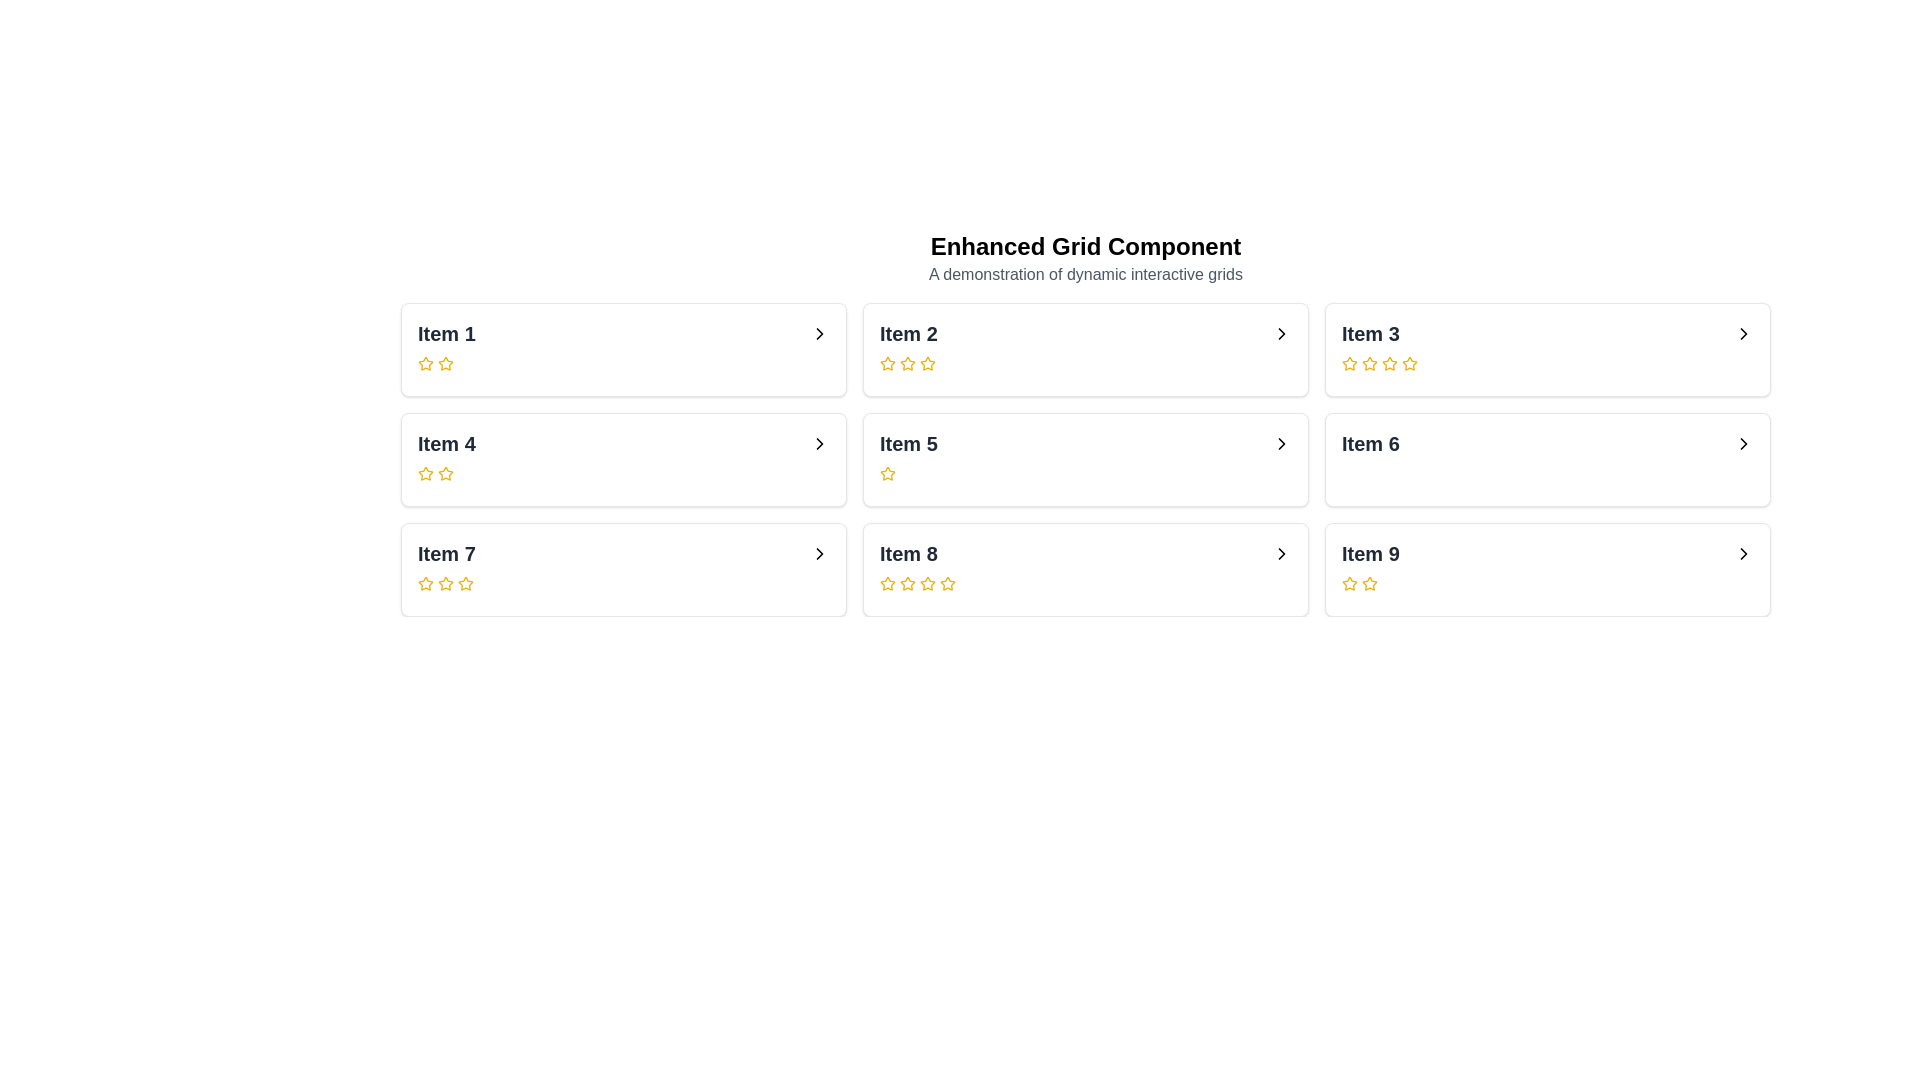 Image resolution: width=1920 pixels, height=1080 pixels. I want to click on the yellow star icon for 'Item 3', so click(1349, 363).